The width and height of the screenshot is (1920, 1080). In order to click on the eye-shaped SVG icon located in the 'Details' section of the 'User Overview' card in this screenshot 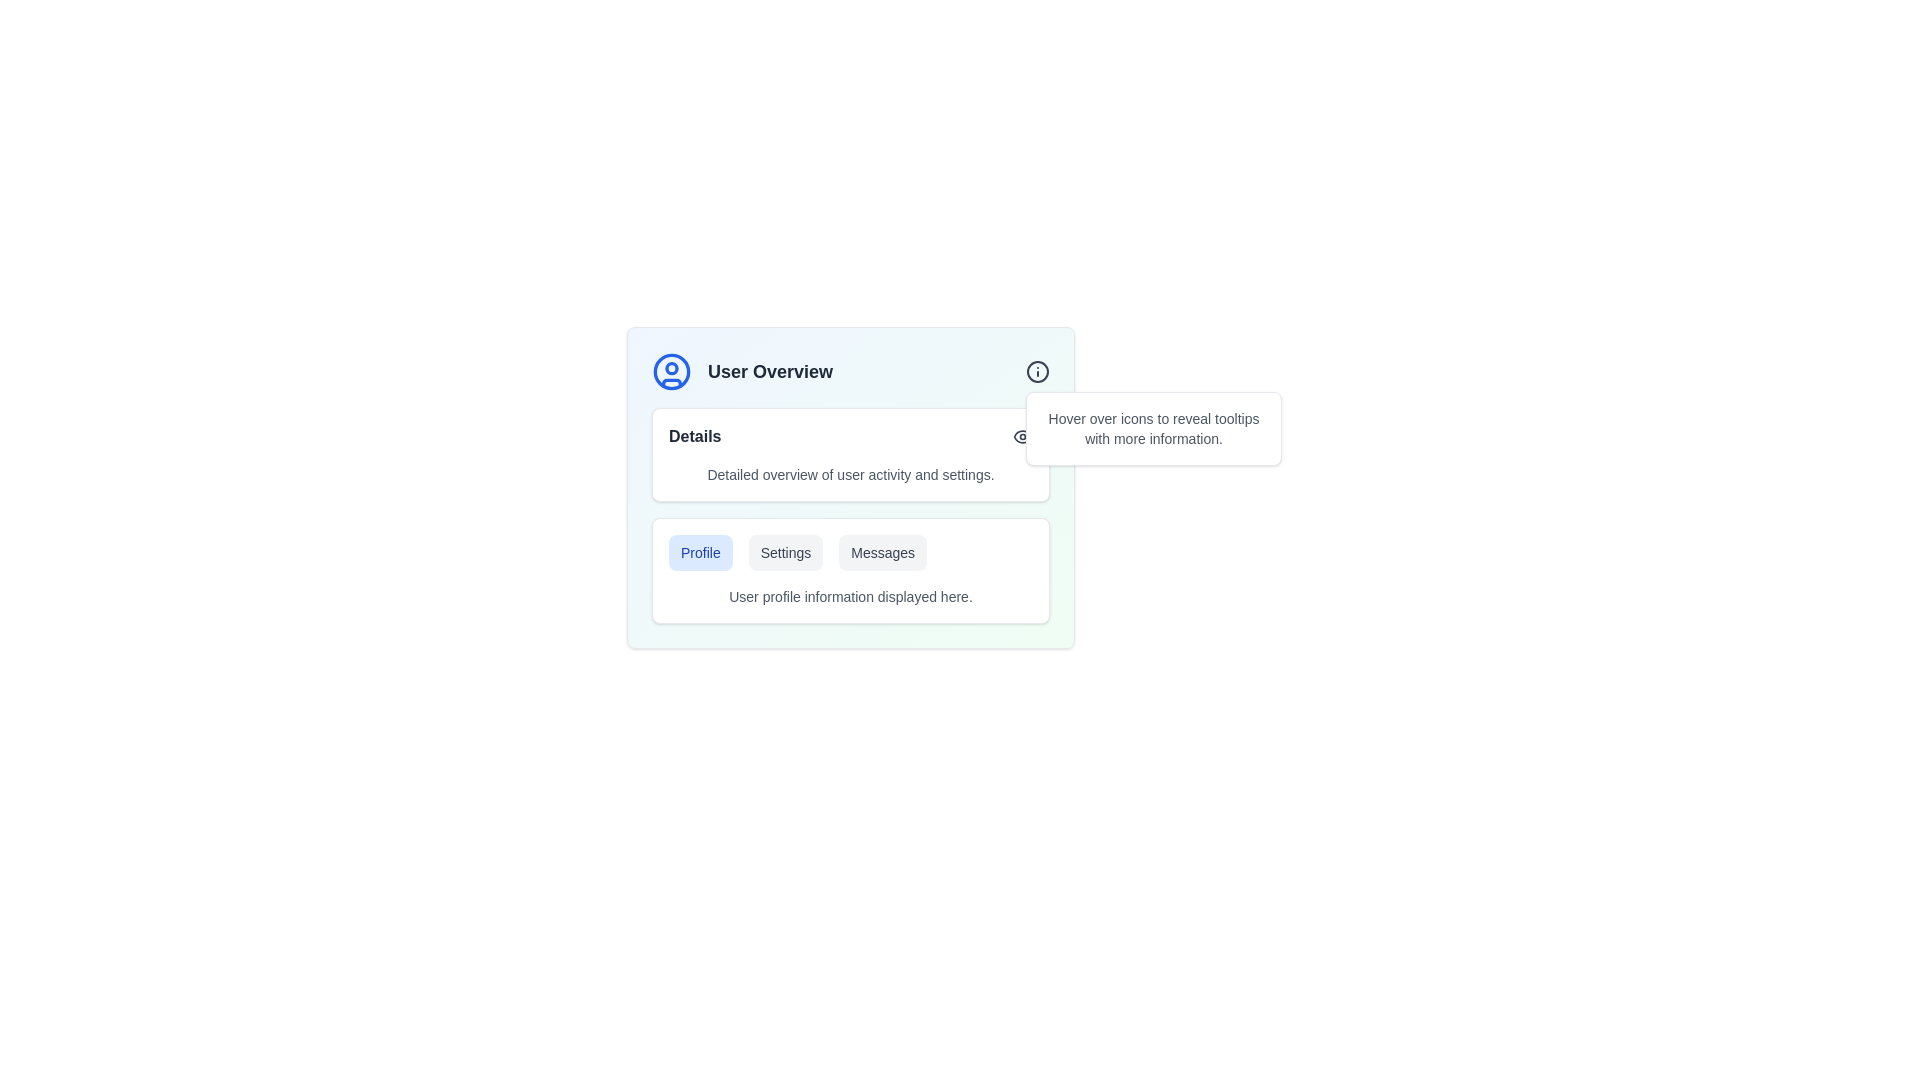, I will do `click(1022, 435)`.